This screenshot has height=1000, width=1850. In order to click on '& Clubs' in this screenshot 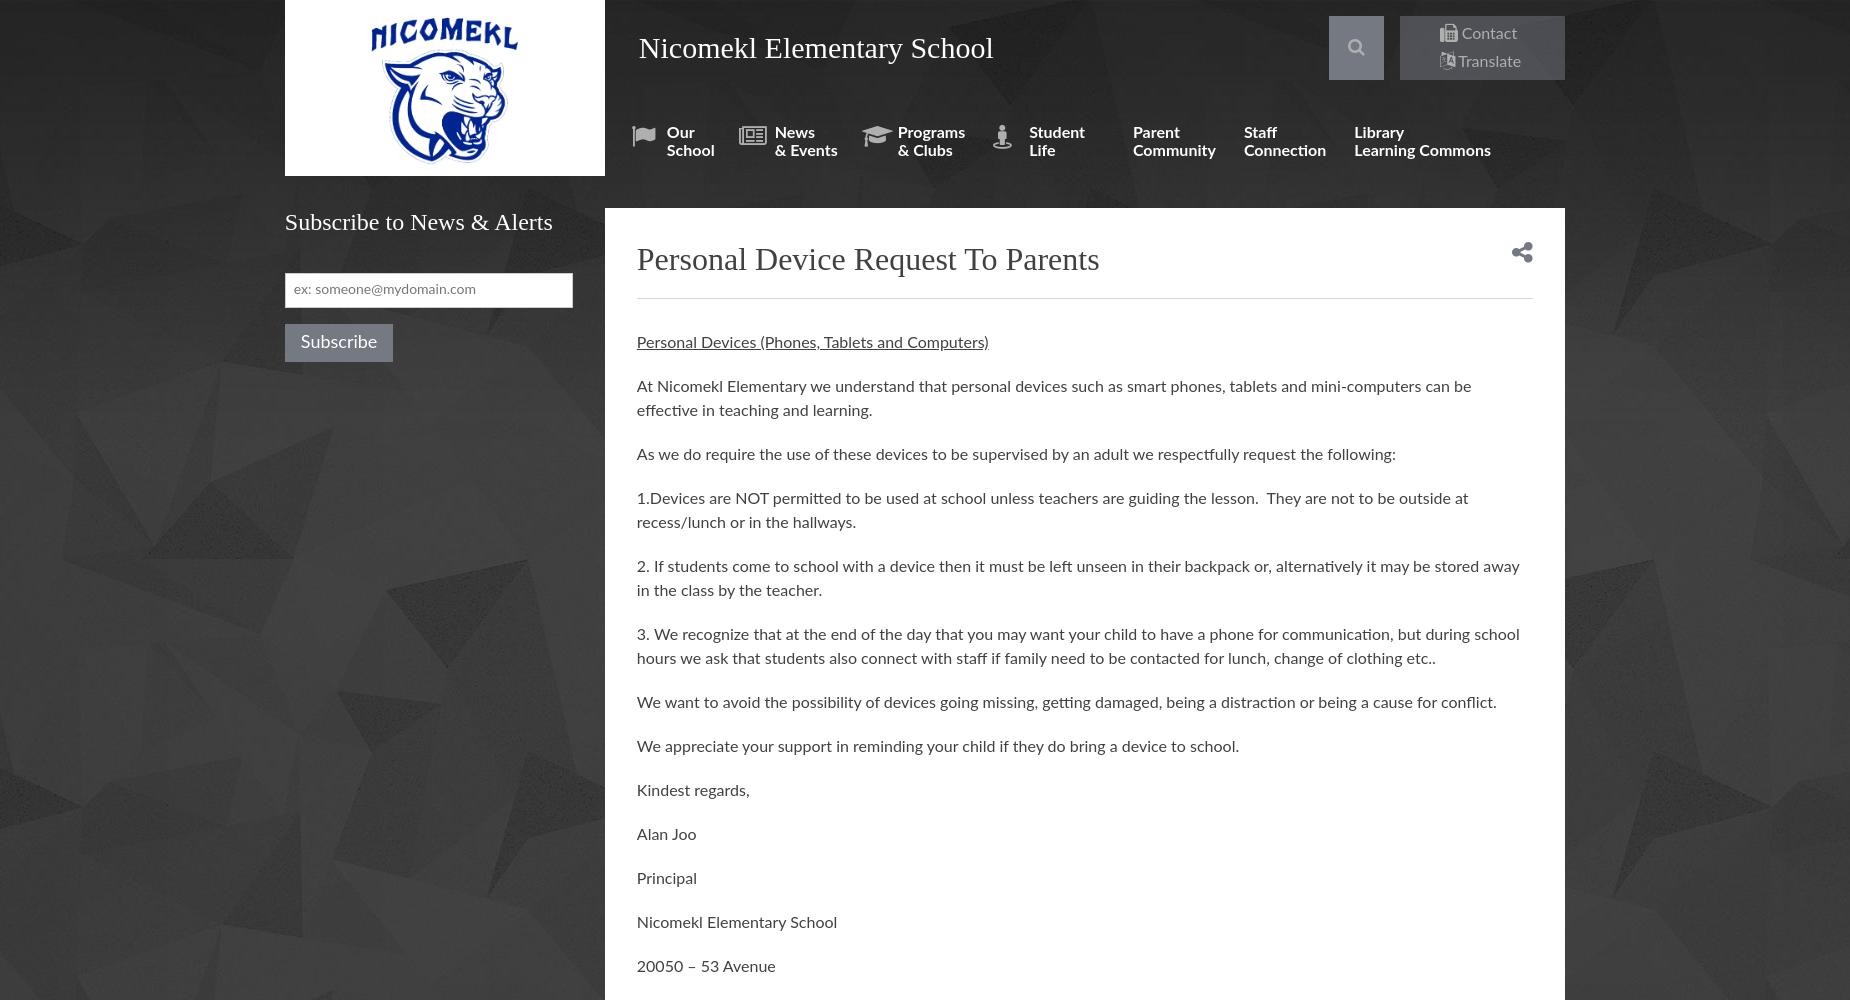, I will do `click(924, 151)`.